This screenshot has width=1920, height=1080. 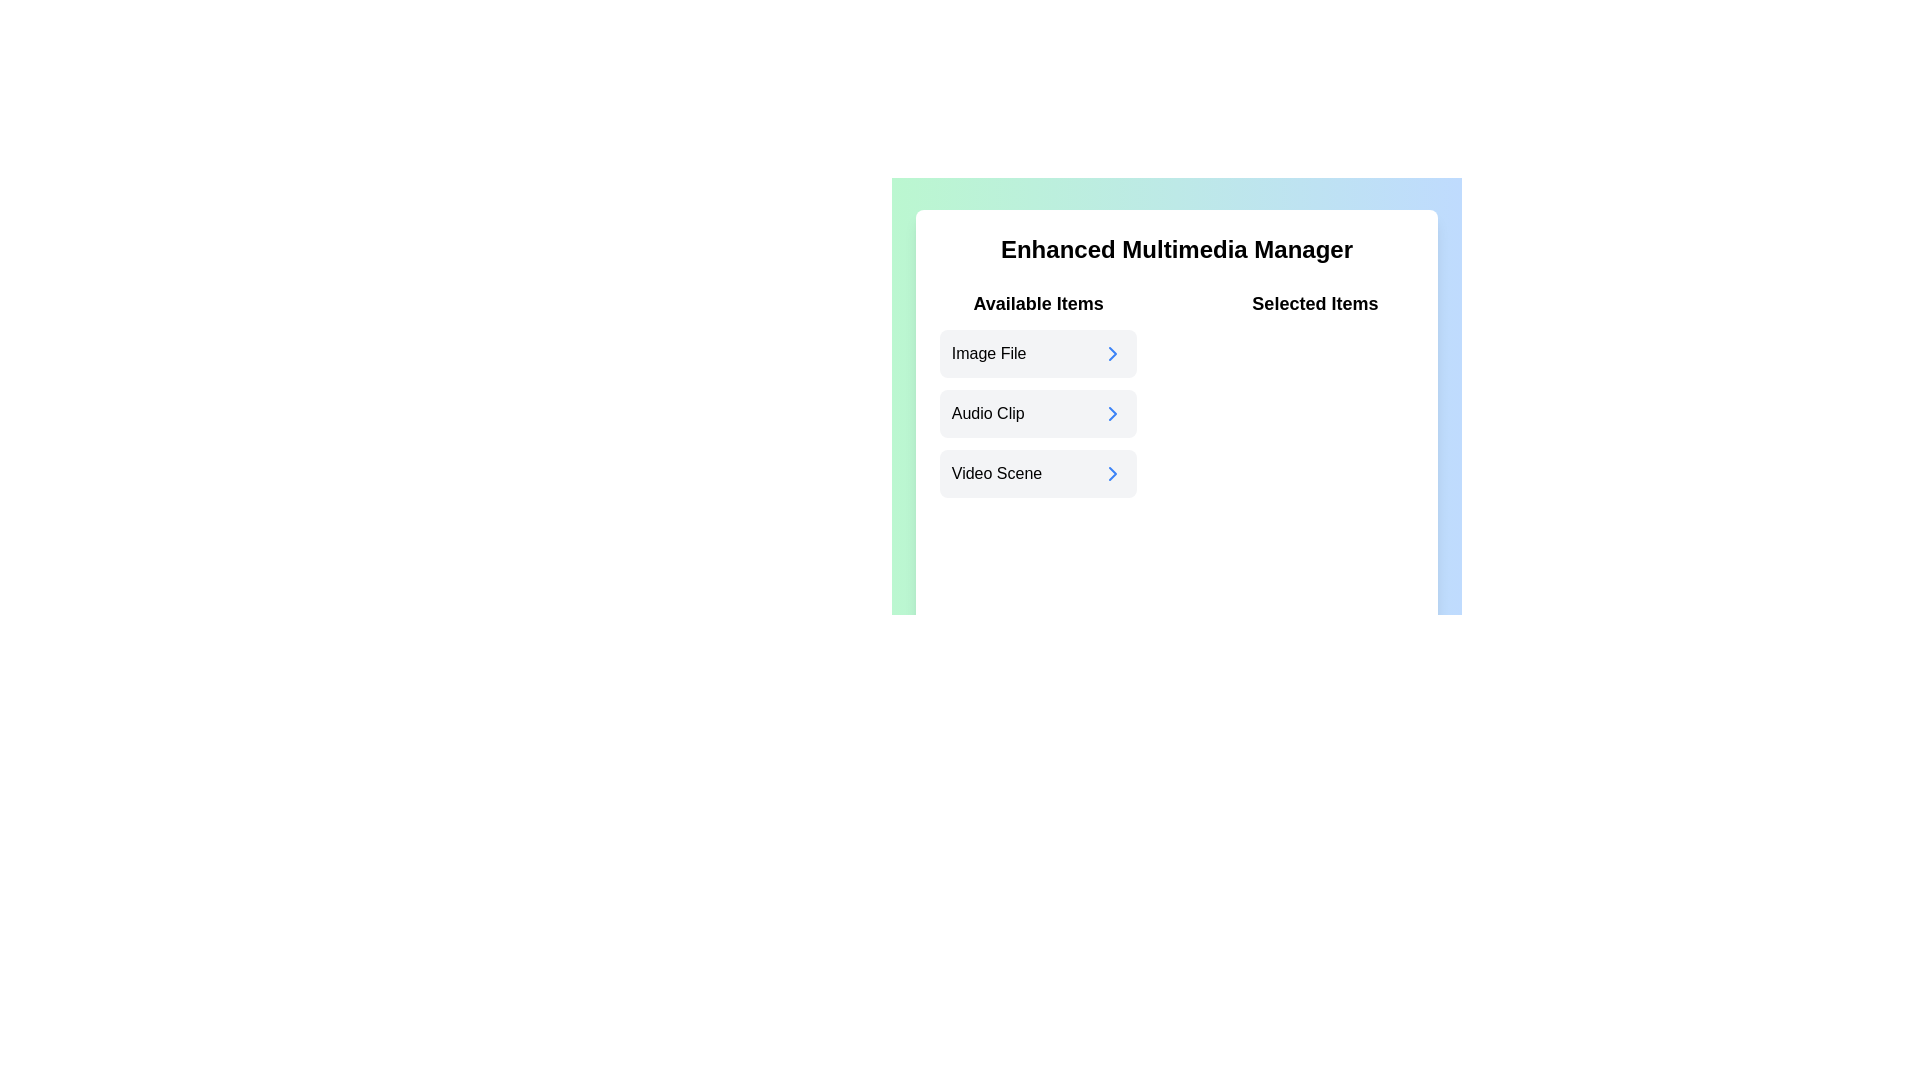 I want to click on the right-pointing chevron icon located in the 'Available Items' section, so click(x=1112, y=474).